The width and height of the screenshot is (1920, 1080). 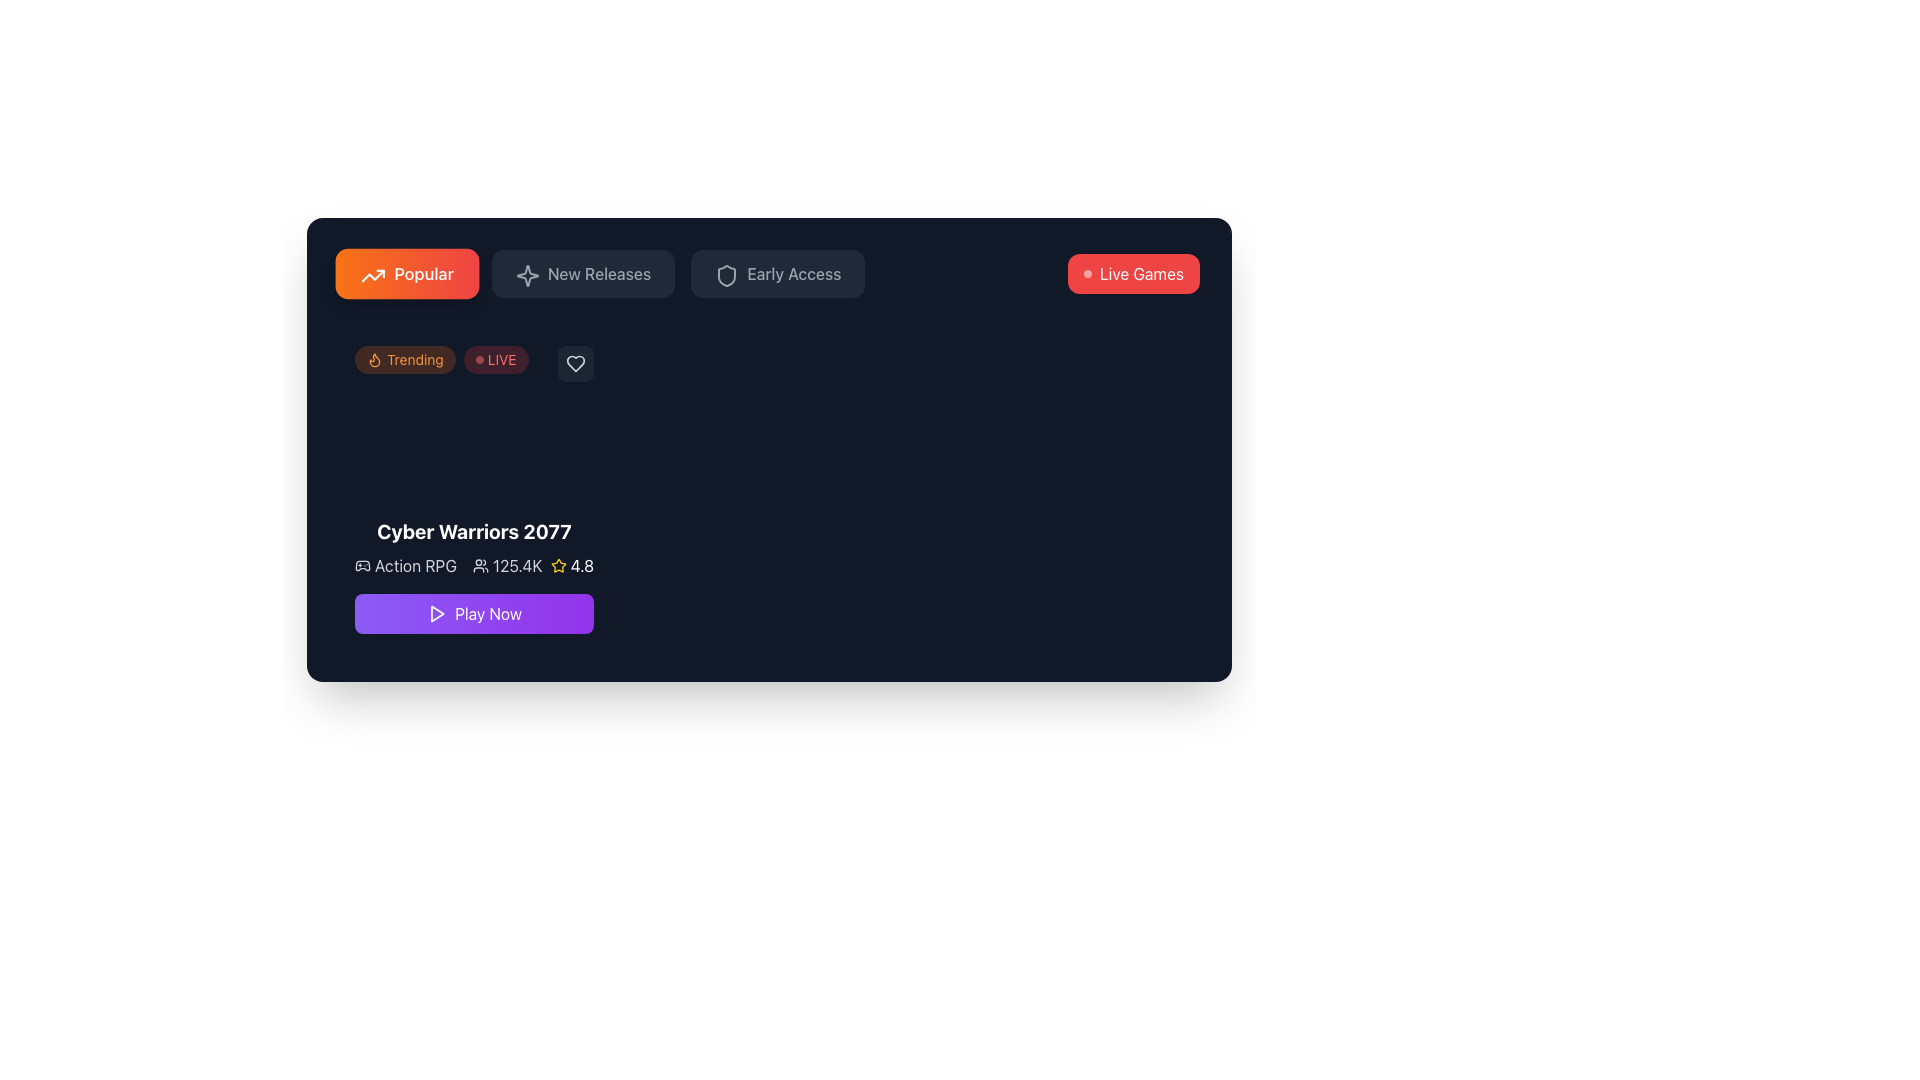 What do you see at coordinates (525, 273) in the screenshot?
I see `the decorative icon located on the left side of the 'New Releases' button` at bounding box center [525, 273].